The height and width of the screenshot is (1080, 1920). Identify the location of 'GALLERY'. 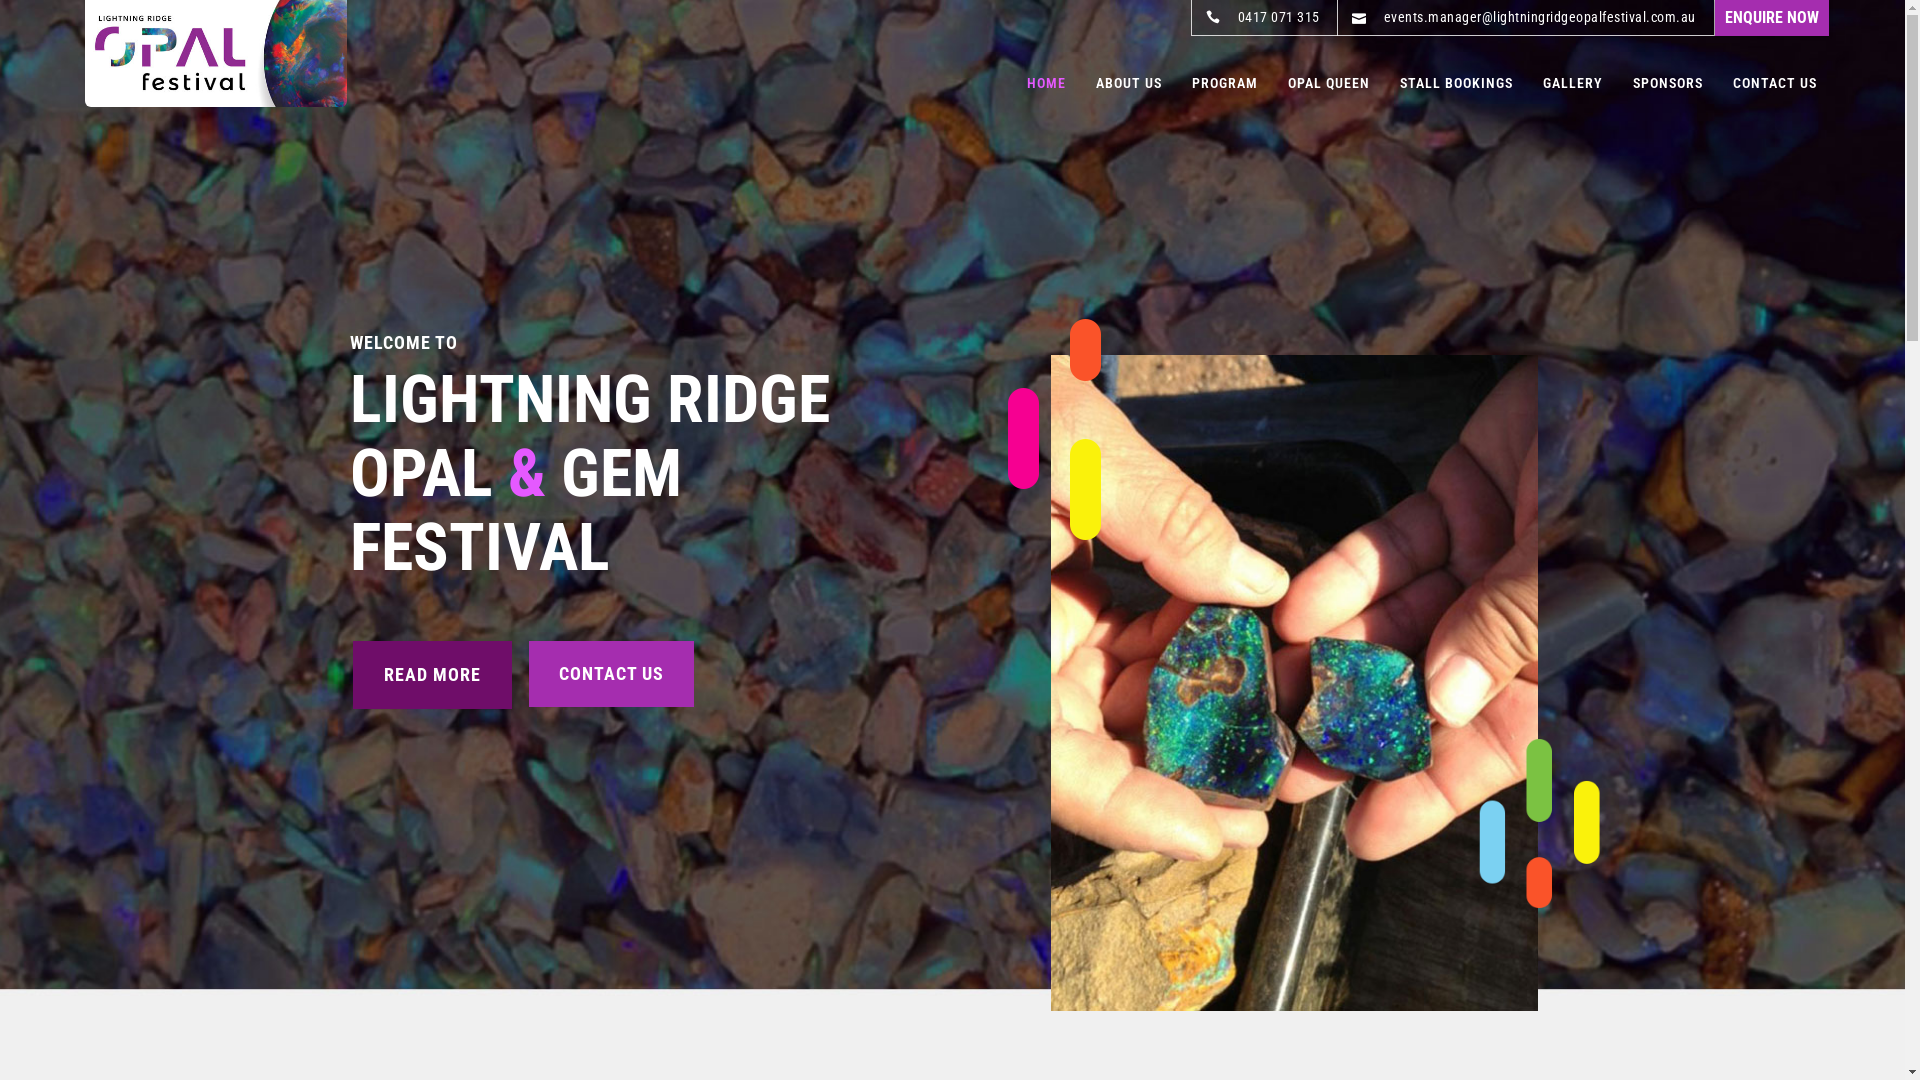
(1572, 82).